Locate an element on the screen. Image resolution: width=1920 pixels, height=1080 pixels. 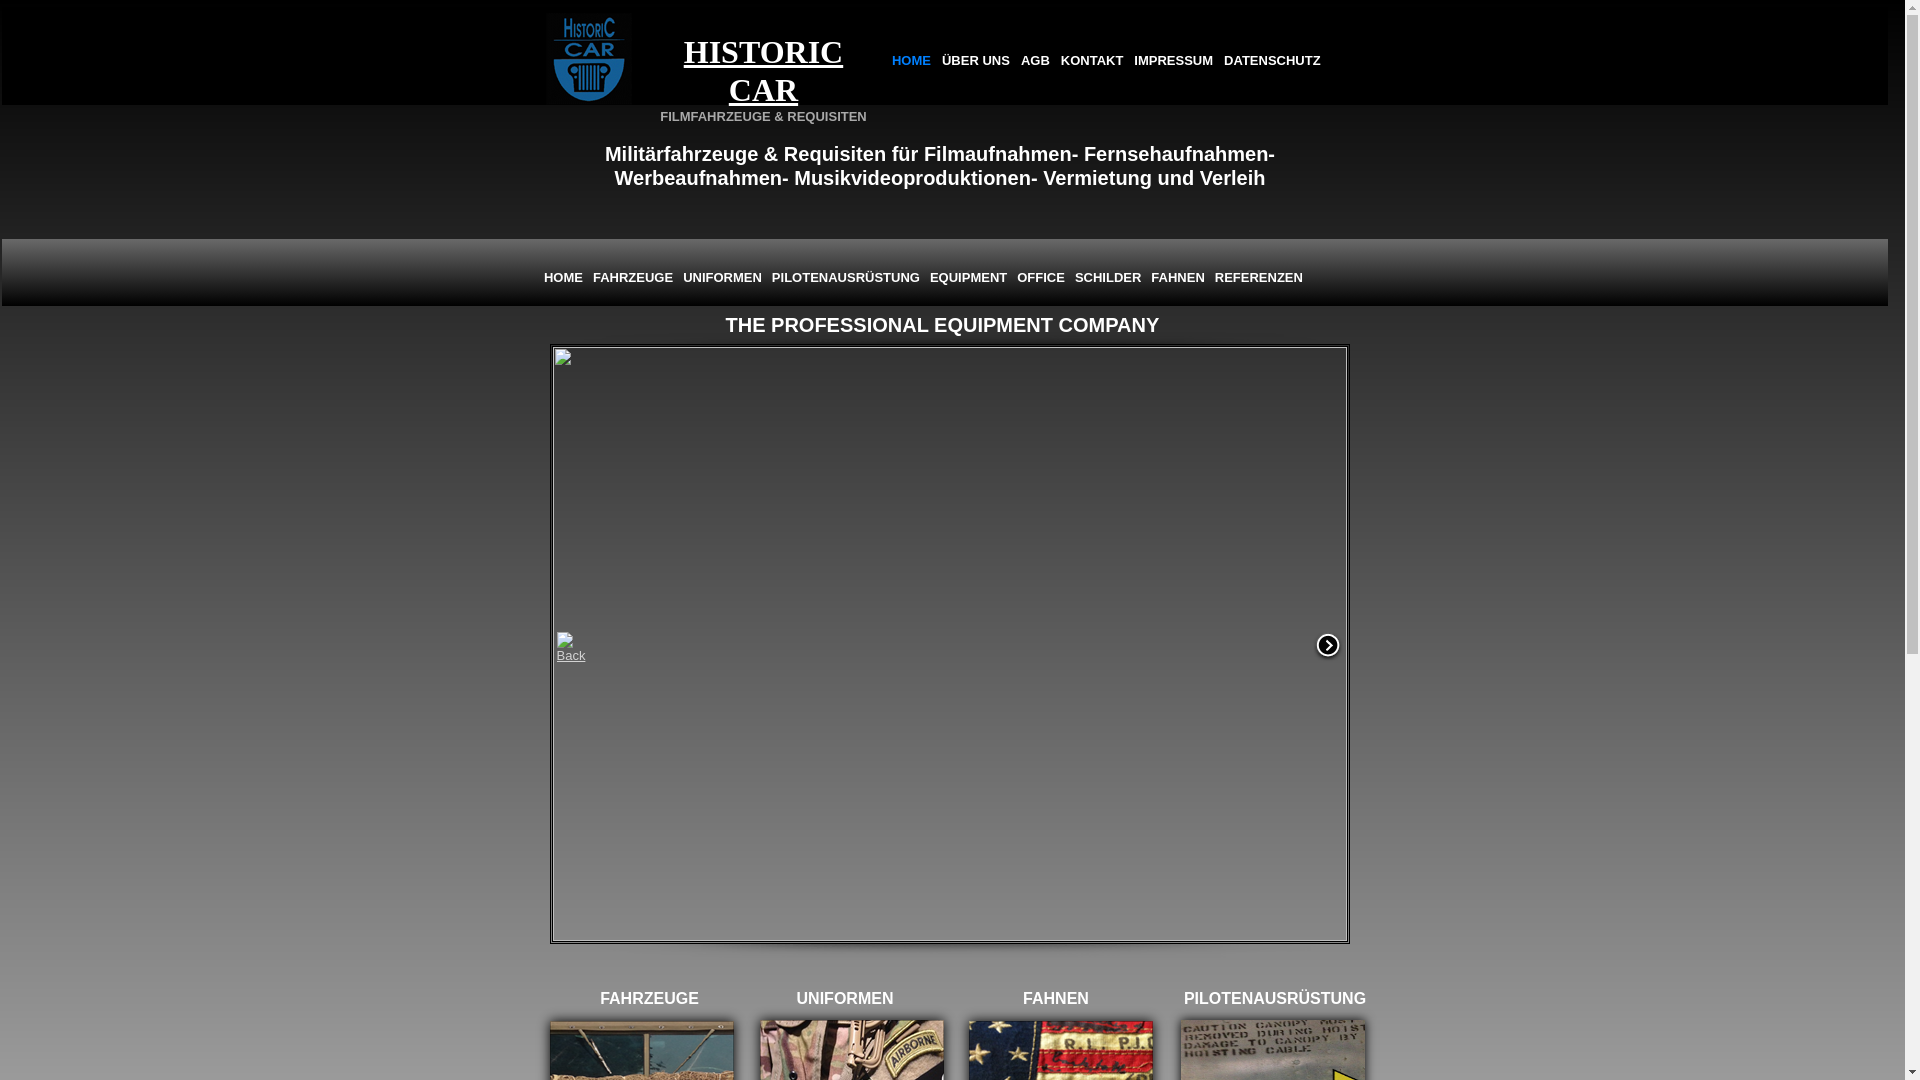
'DATENSCHUTZ' is located at coordinates (1271, 60).